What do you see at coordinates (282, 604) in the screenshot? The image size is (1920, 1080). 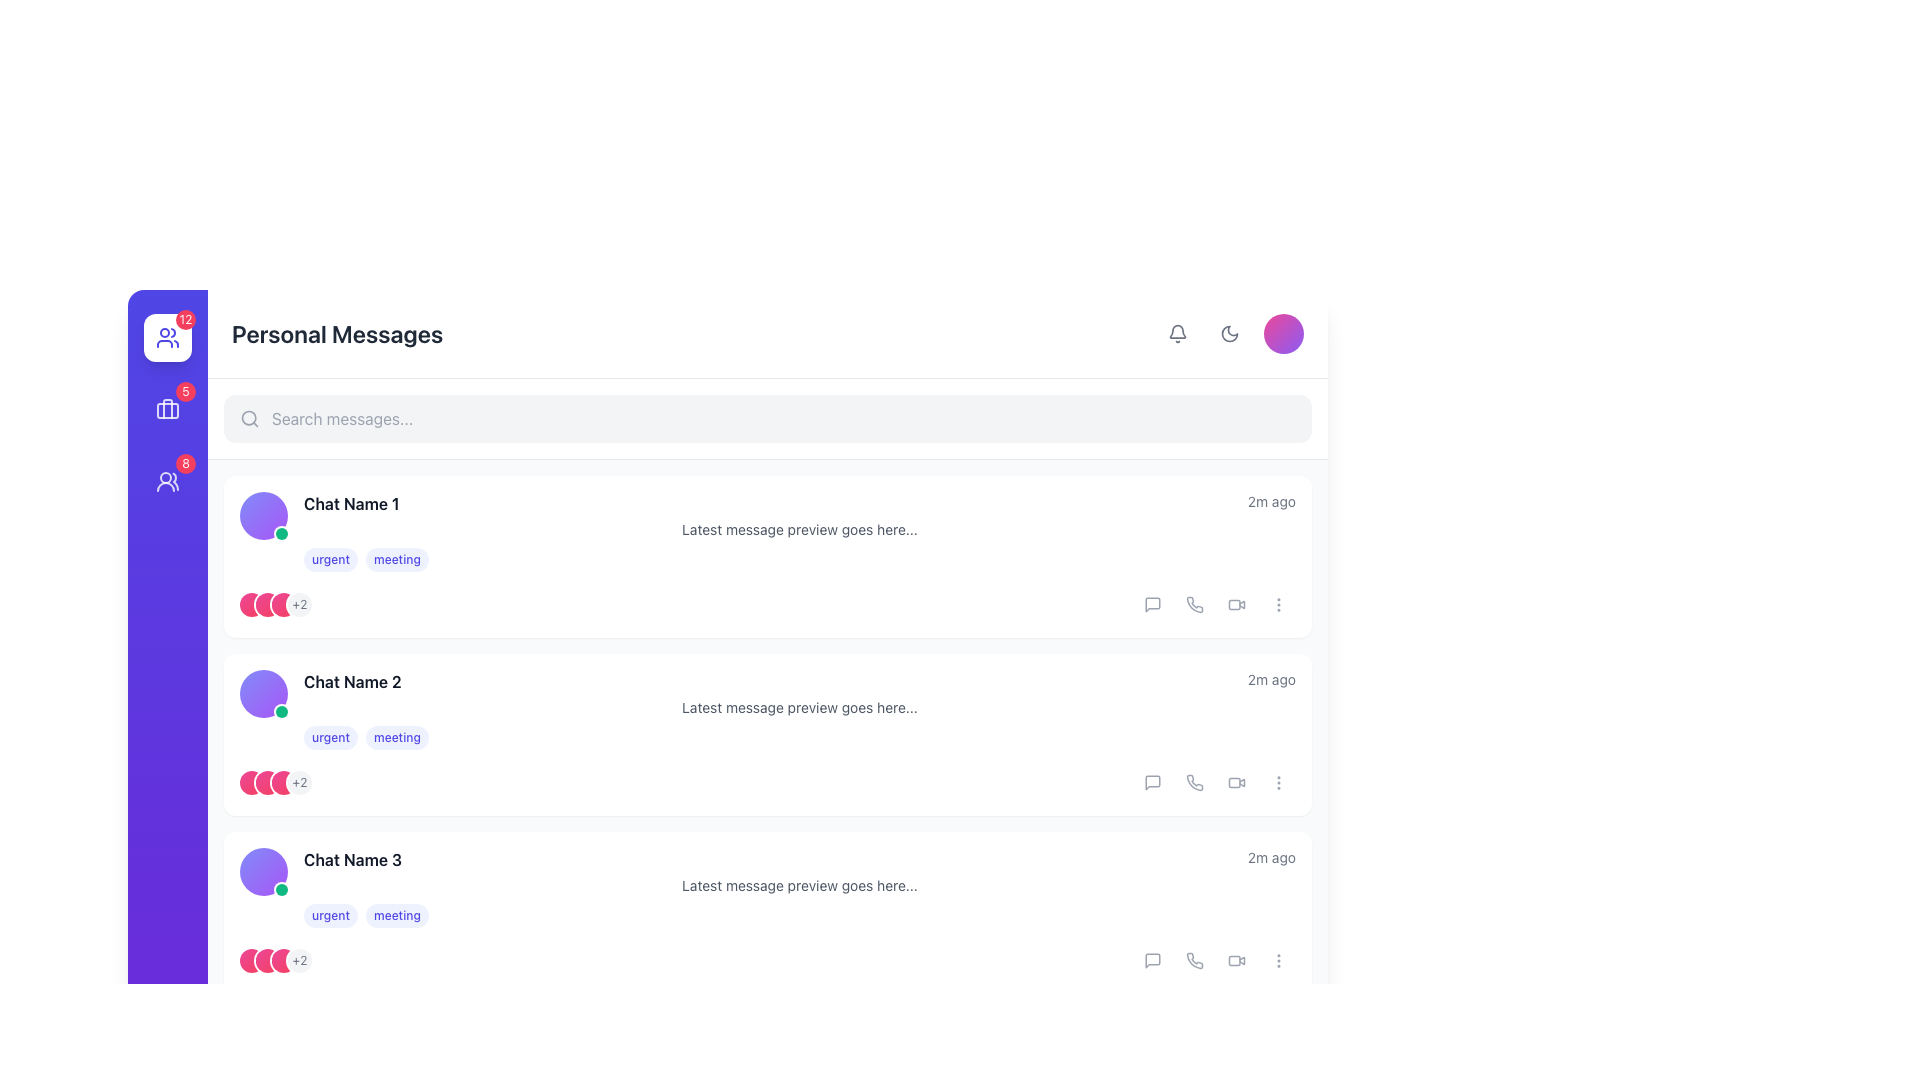 I see `the third circular profile avatar indicator in the chat group's header section, which visually represents an individual participant` at bounding box center [282, 604].